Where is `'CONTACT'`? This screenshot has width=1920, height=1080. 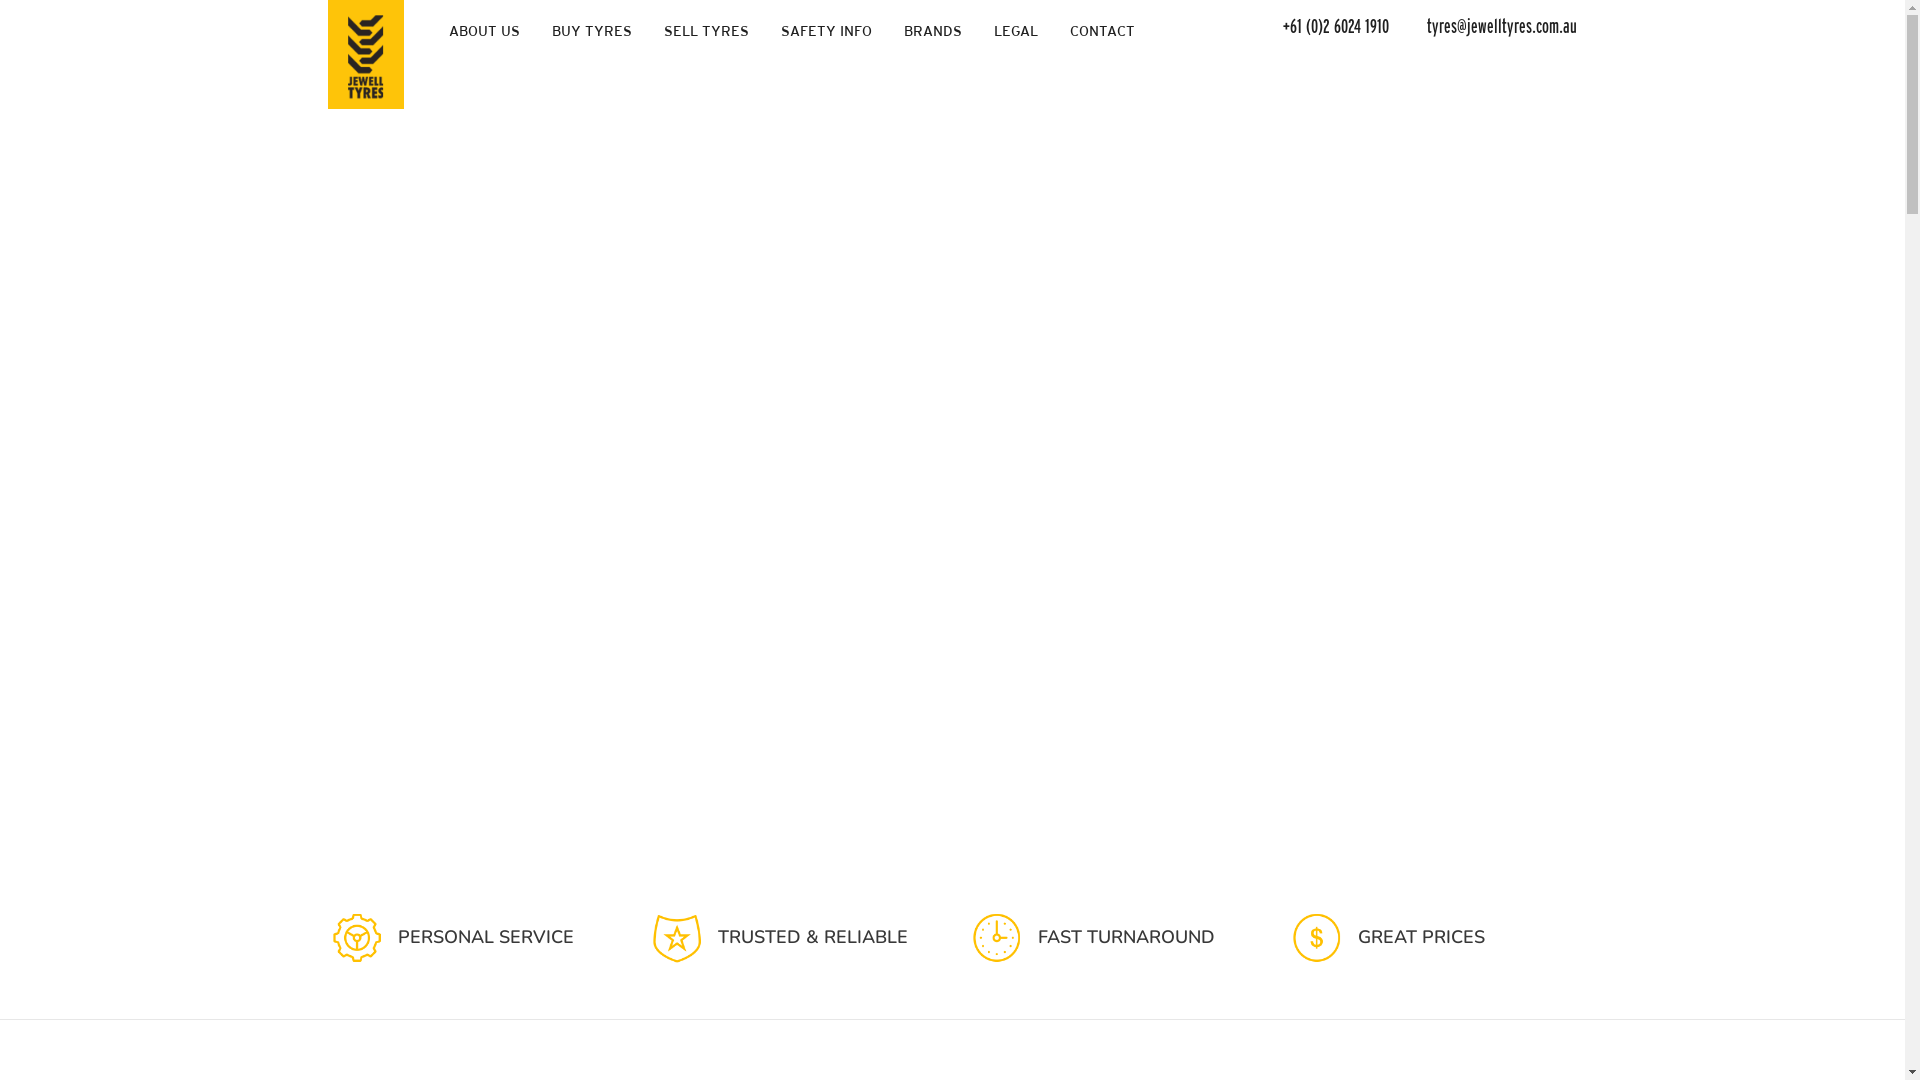 'CONTACT' is located at coordinates (1055, 30).